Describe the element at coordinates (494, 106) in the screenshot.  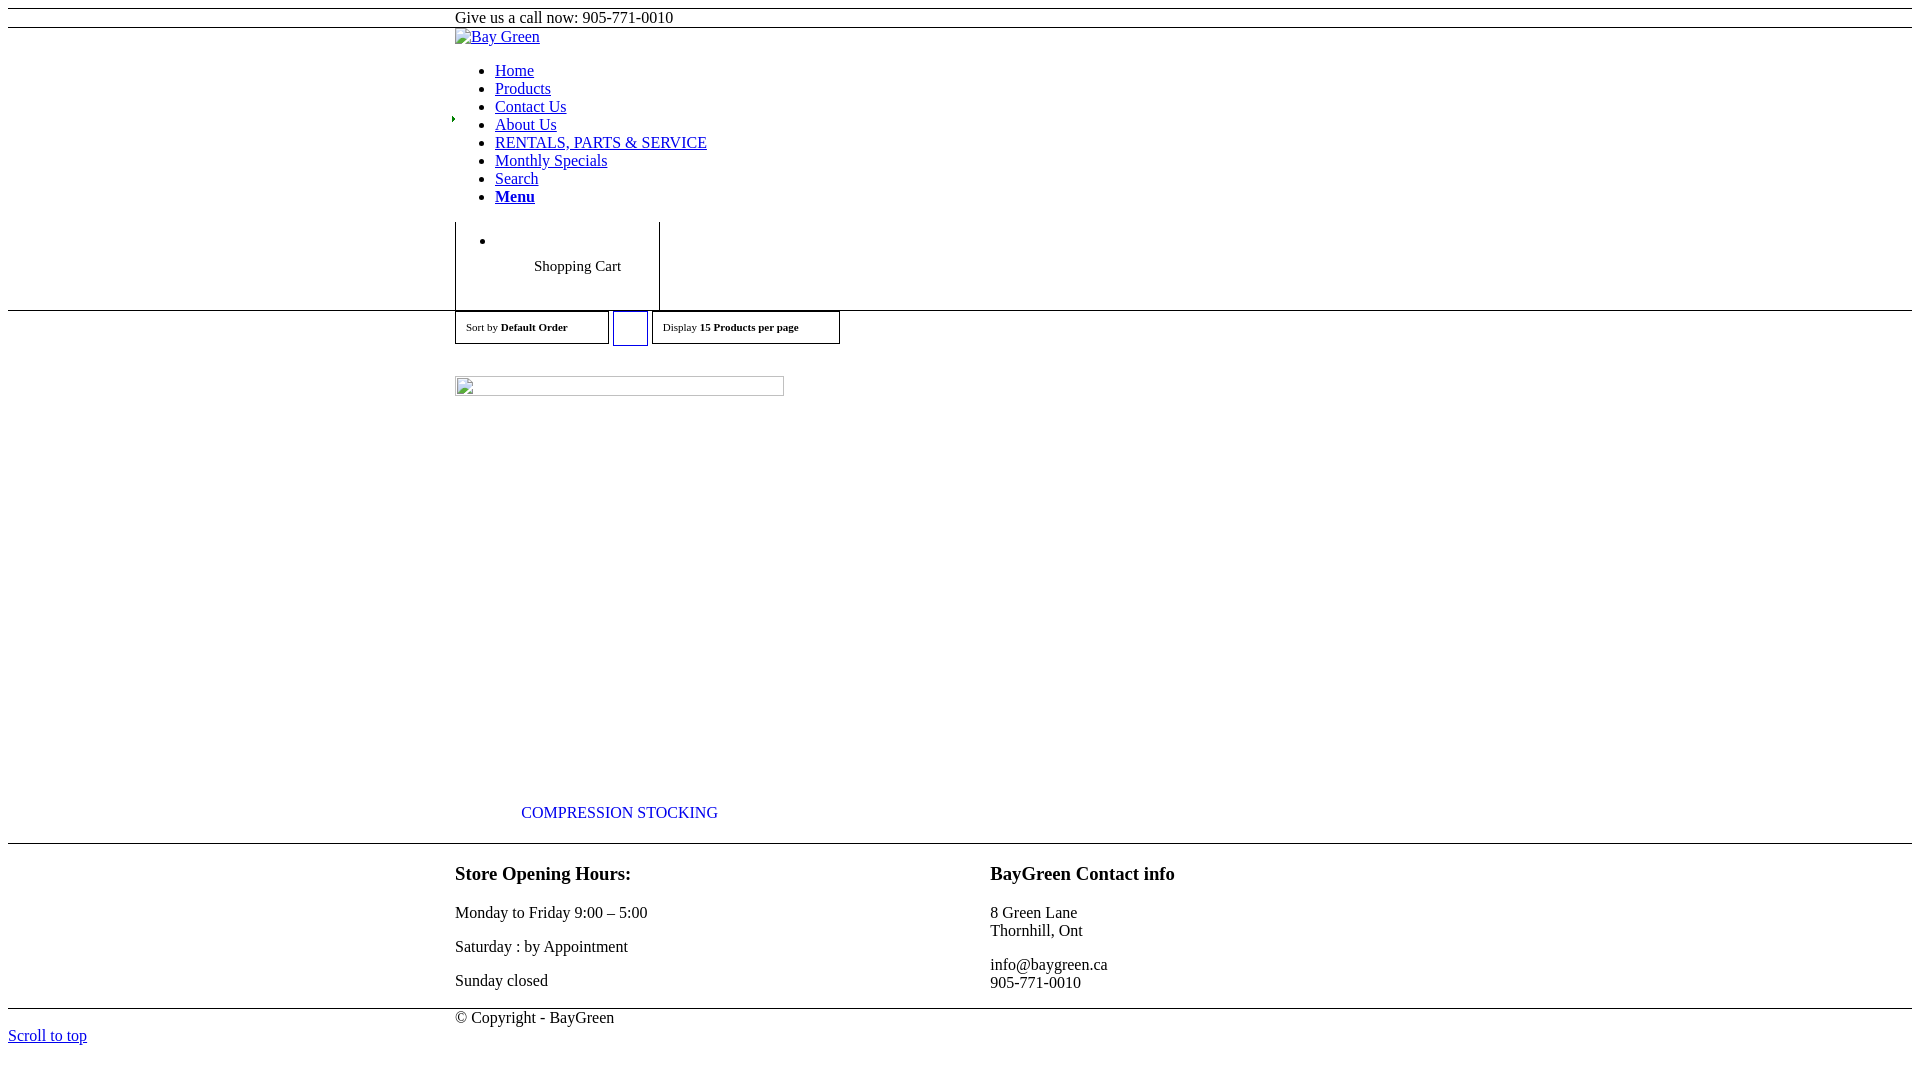
I see `'Contact Us'` at that location.